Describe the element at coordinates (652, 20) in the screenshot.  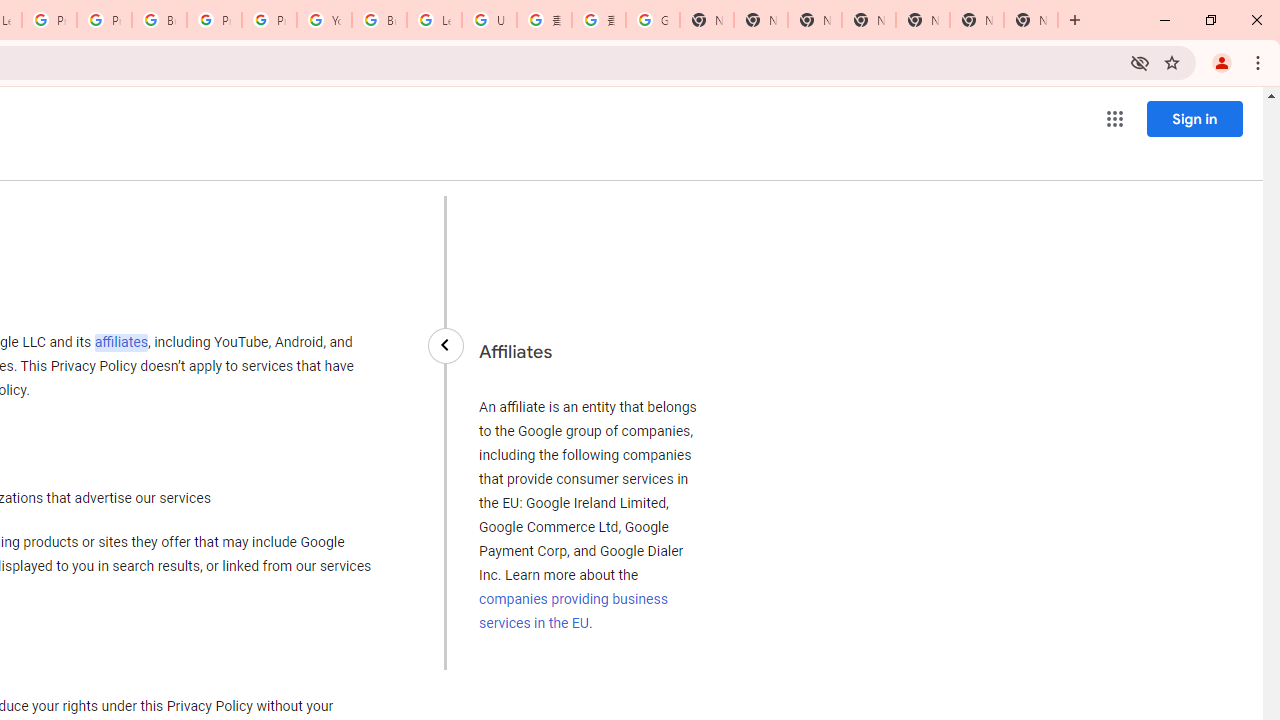
I see `'Google Images'` at that location.